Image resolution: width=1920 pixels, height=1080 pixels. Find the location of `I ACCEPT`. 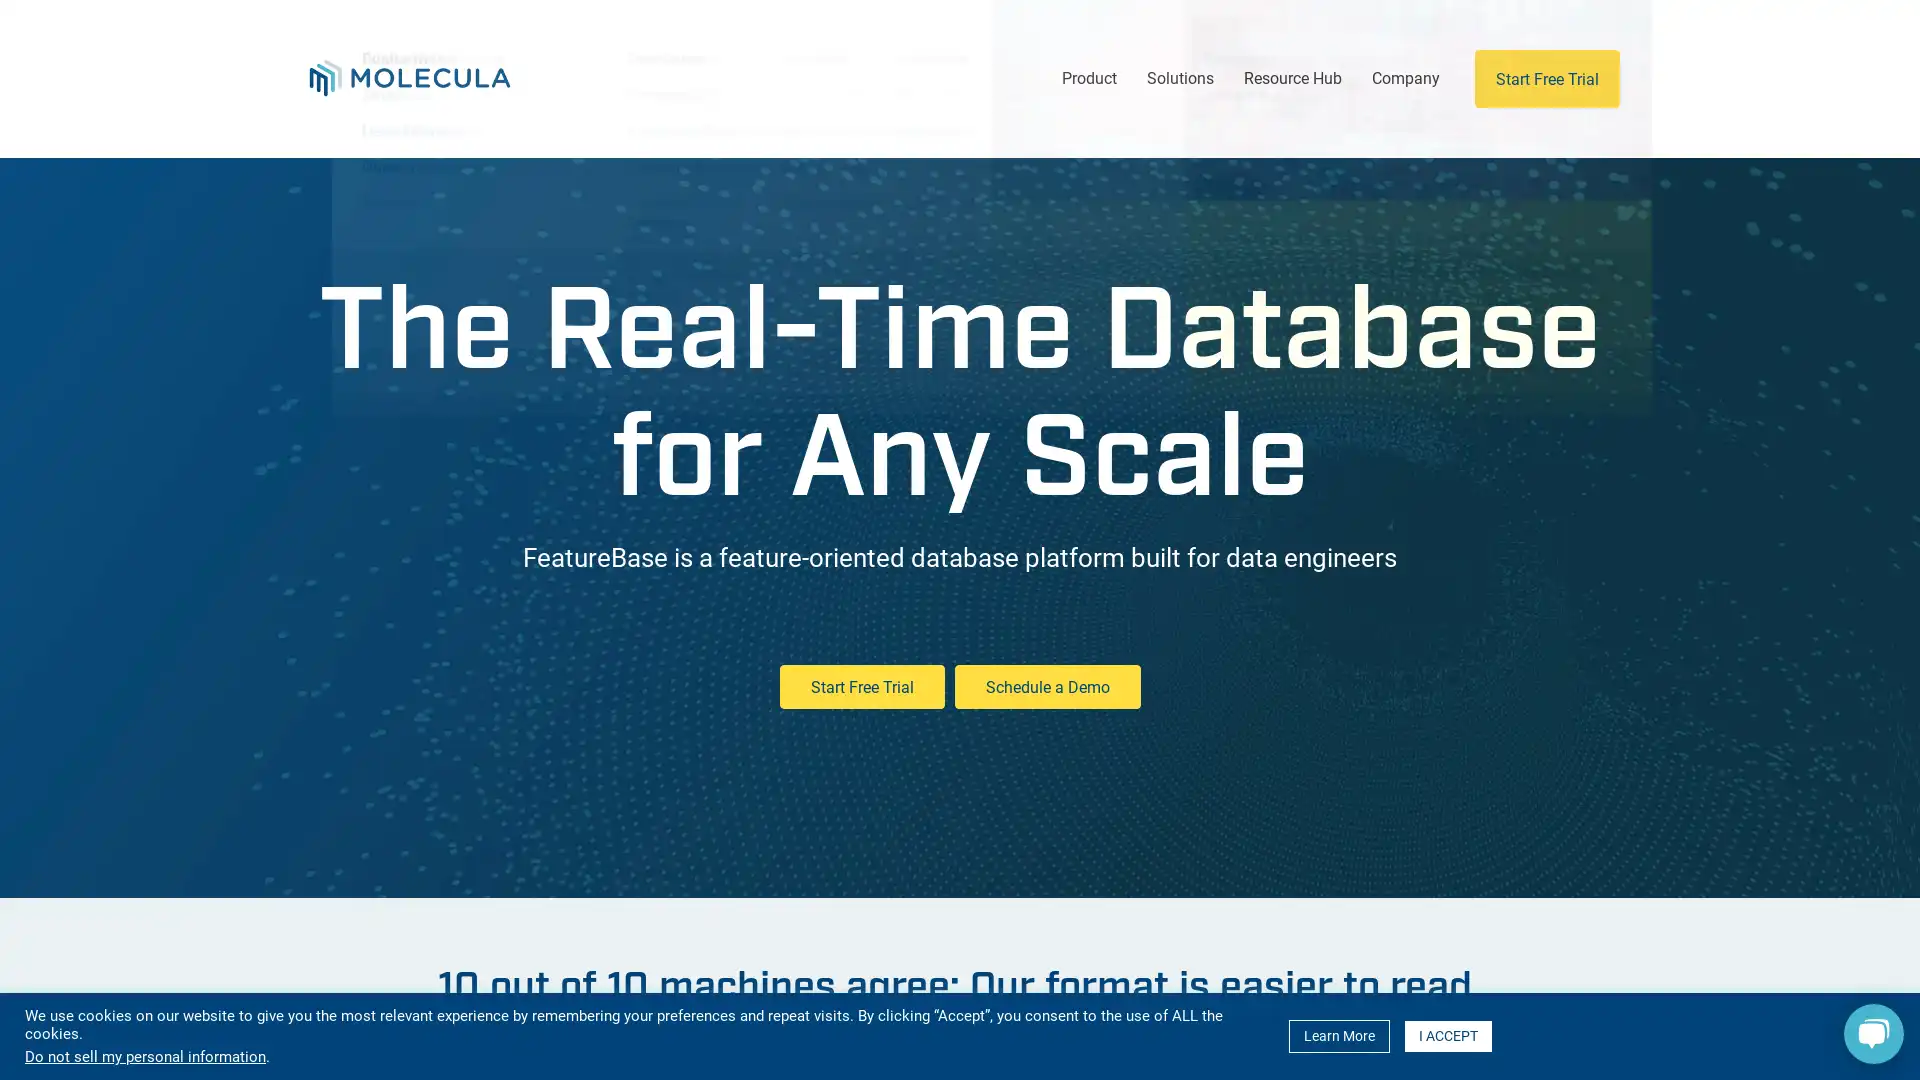

I ACCEPT is located at coordinates (1448, 1035).